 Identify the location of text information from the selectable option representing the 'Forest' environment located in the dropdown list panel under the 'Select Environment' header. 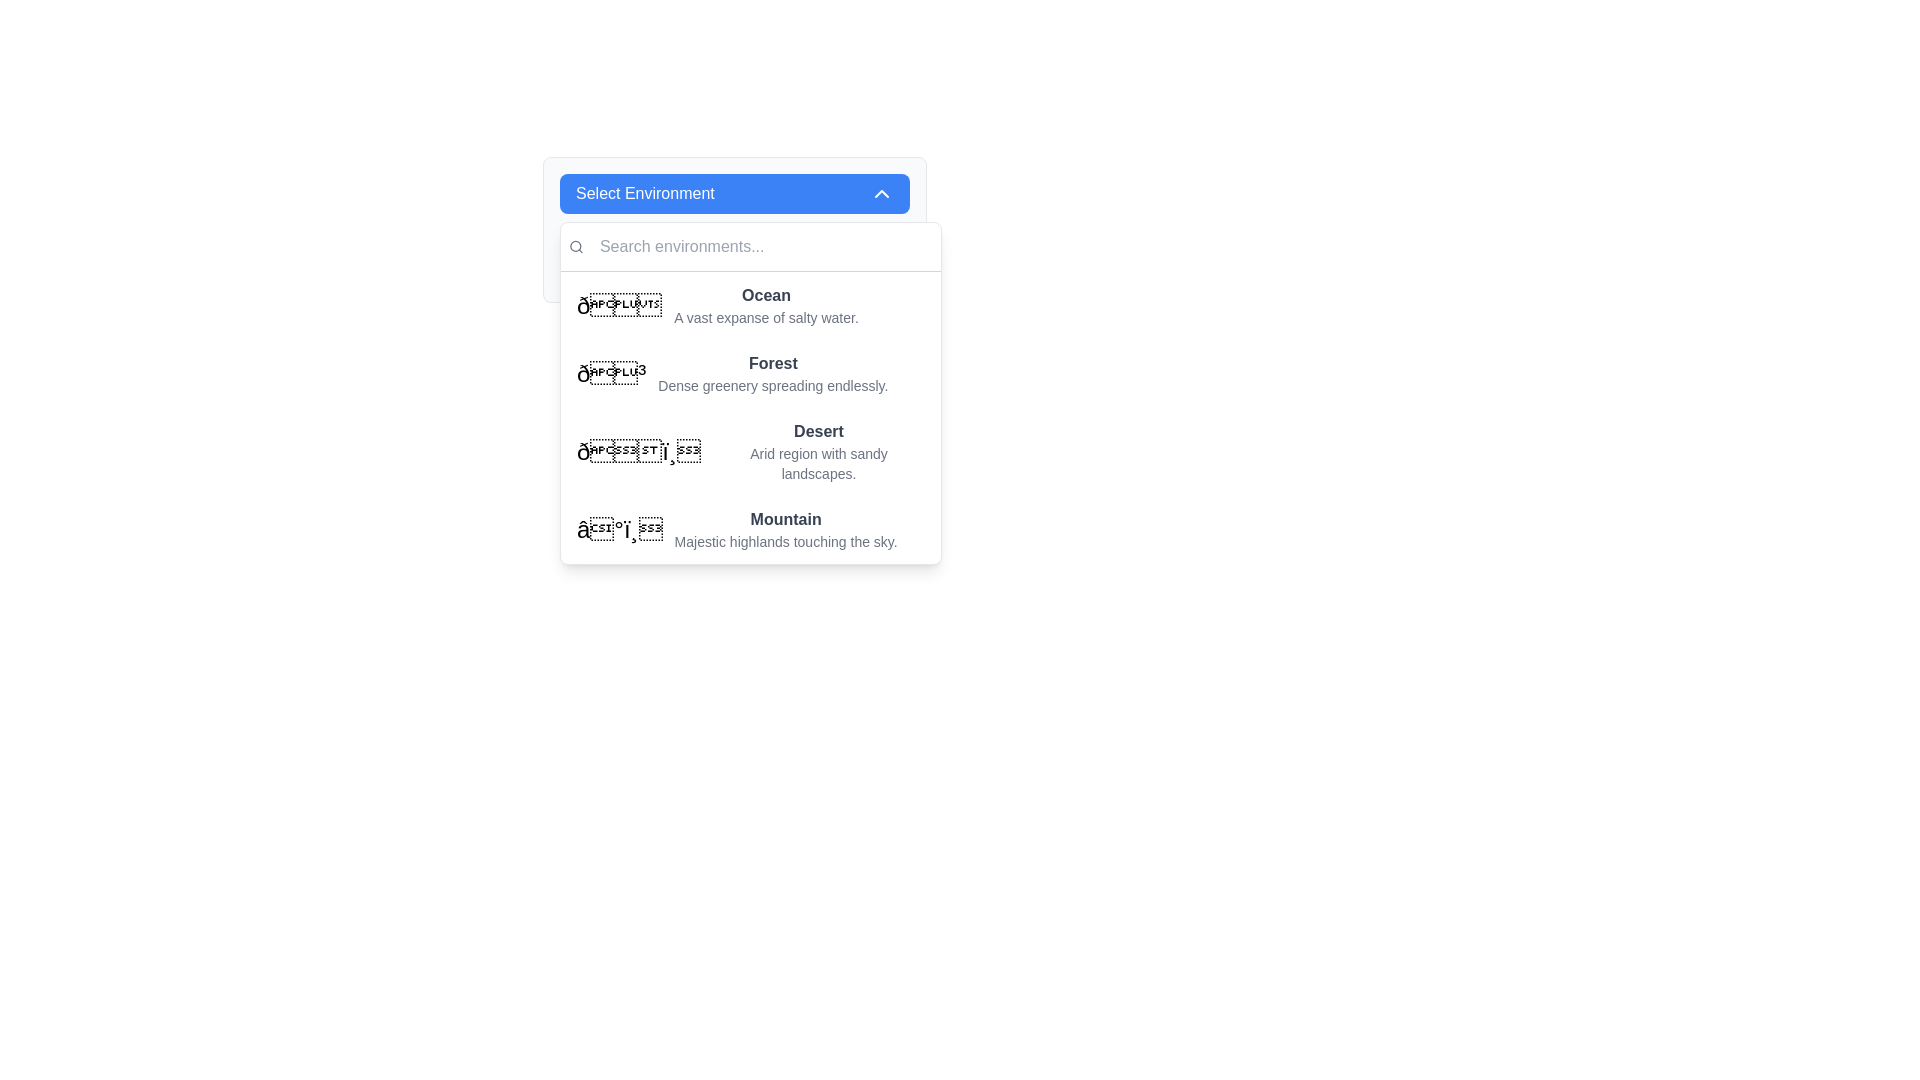
(772, 374).